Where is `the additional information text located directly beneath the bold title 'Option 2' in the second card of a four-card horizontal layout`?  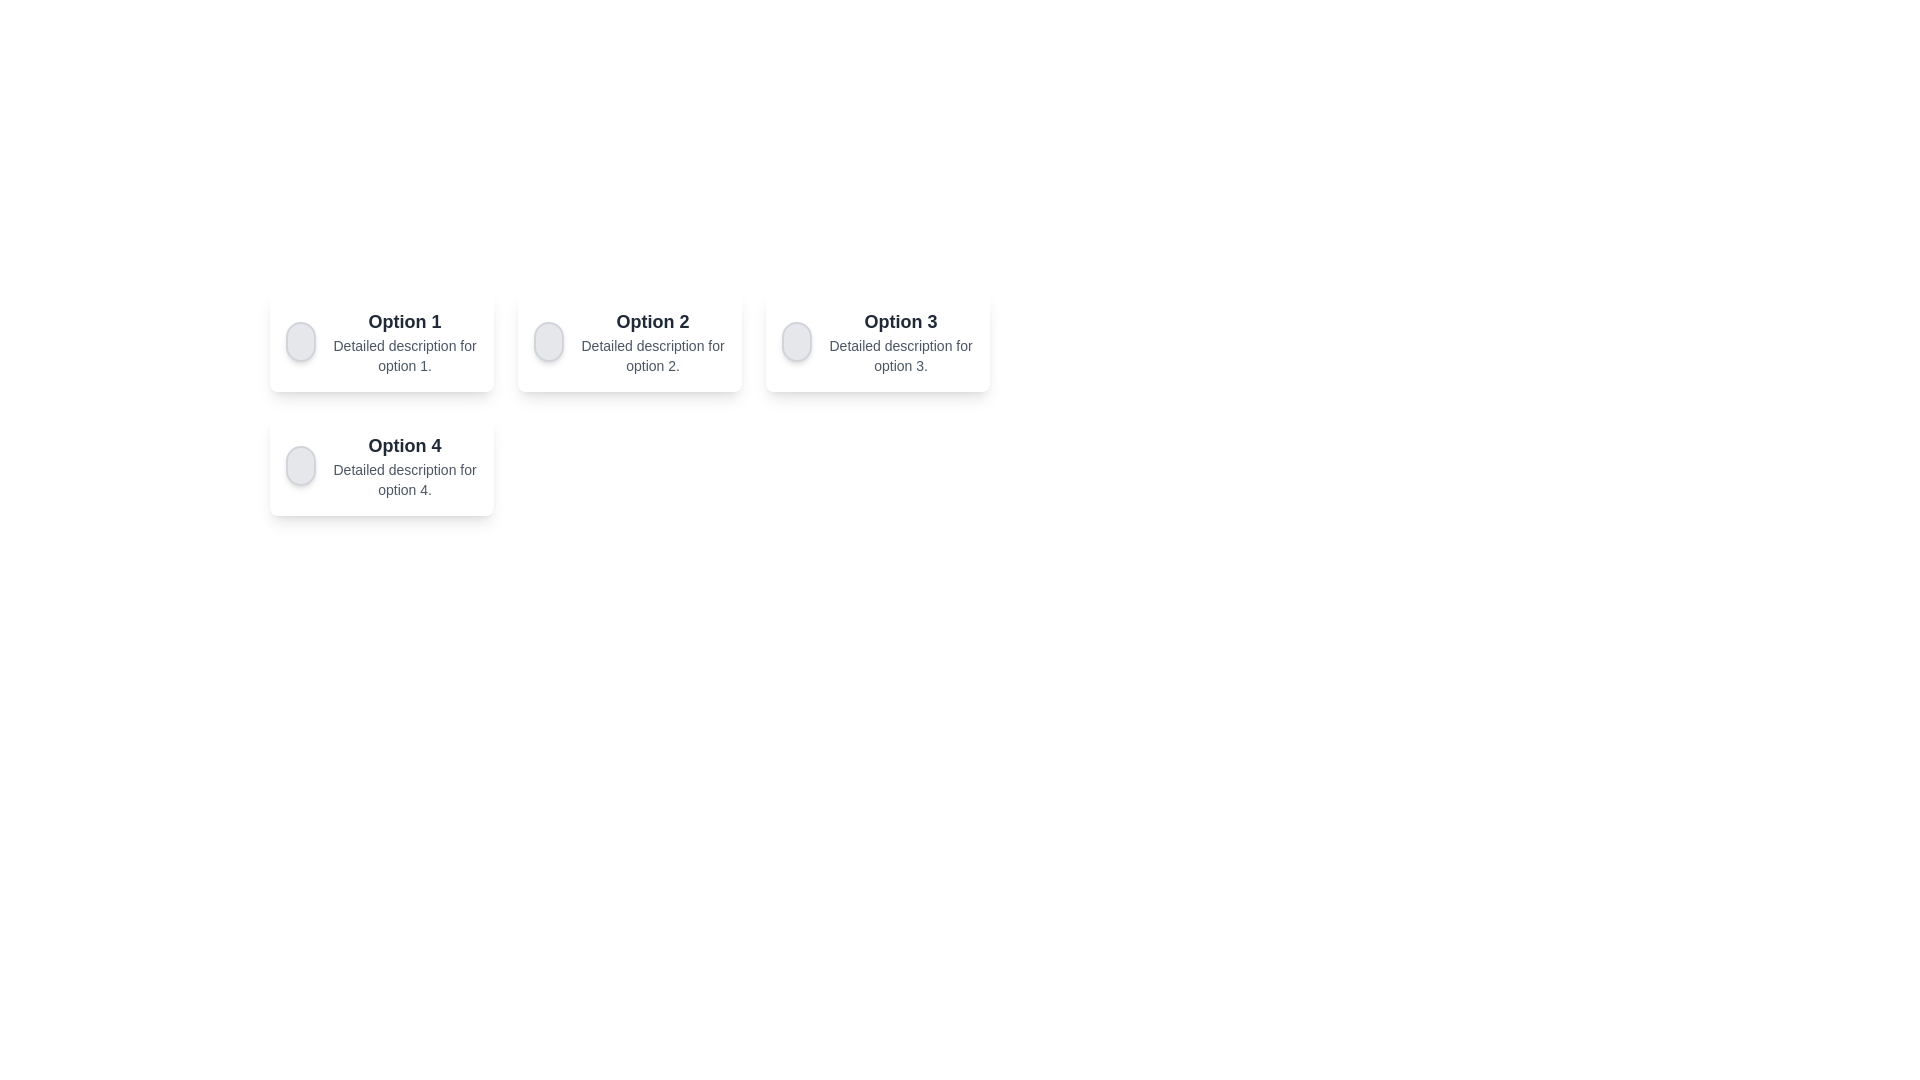
the additional information text located directly beneath the bold title 'Option 2' in the second card of a four-card horizontal layout is located at coordinates (652, 354).